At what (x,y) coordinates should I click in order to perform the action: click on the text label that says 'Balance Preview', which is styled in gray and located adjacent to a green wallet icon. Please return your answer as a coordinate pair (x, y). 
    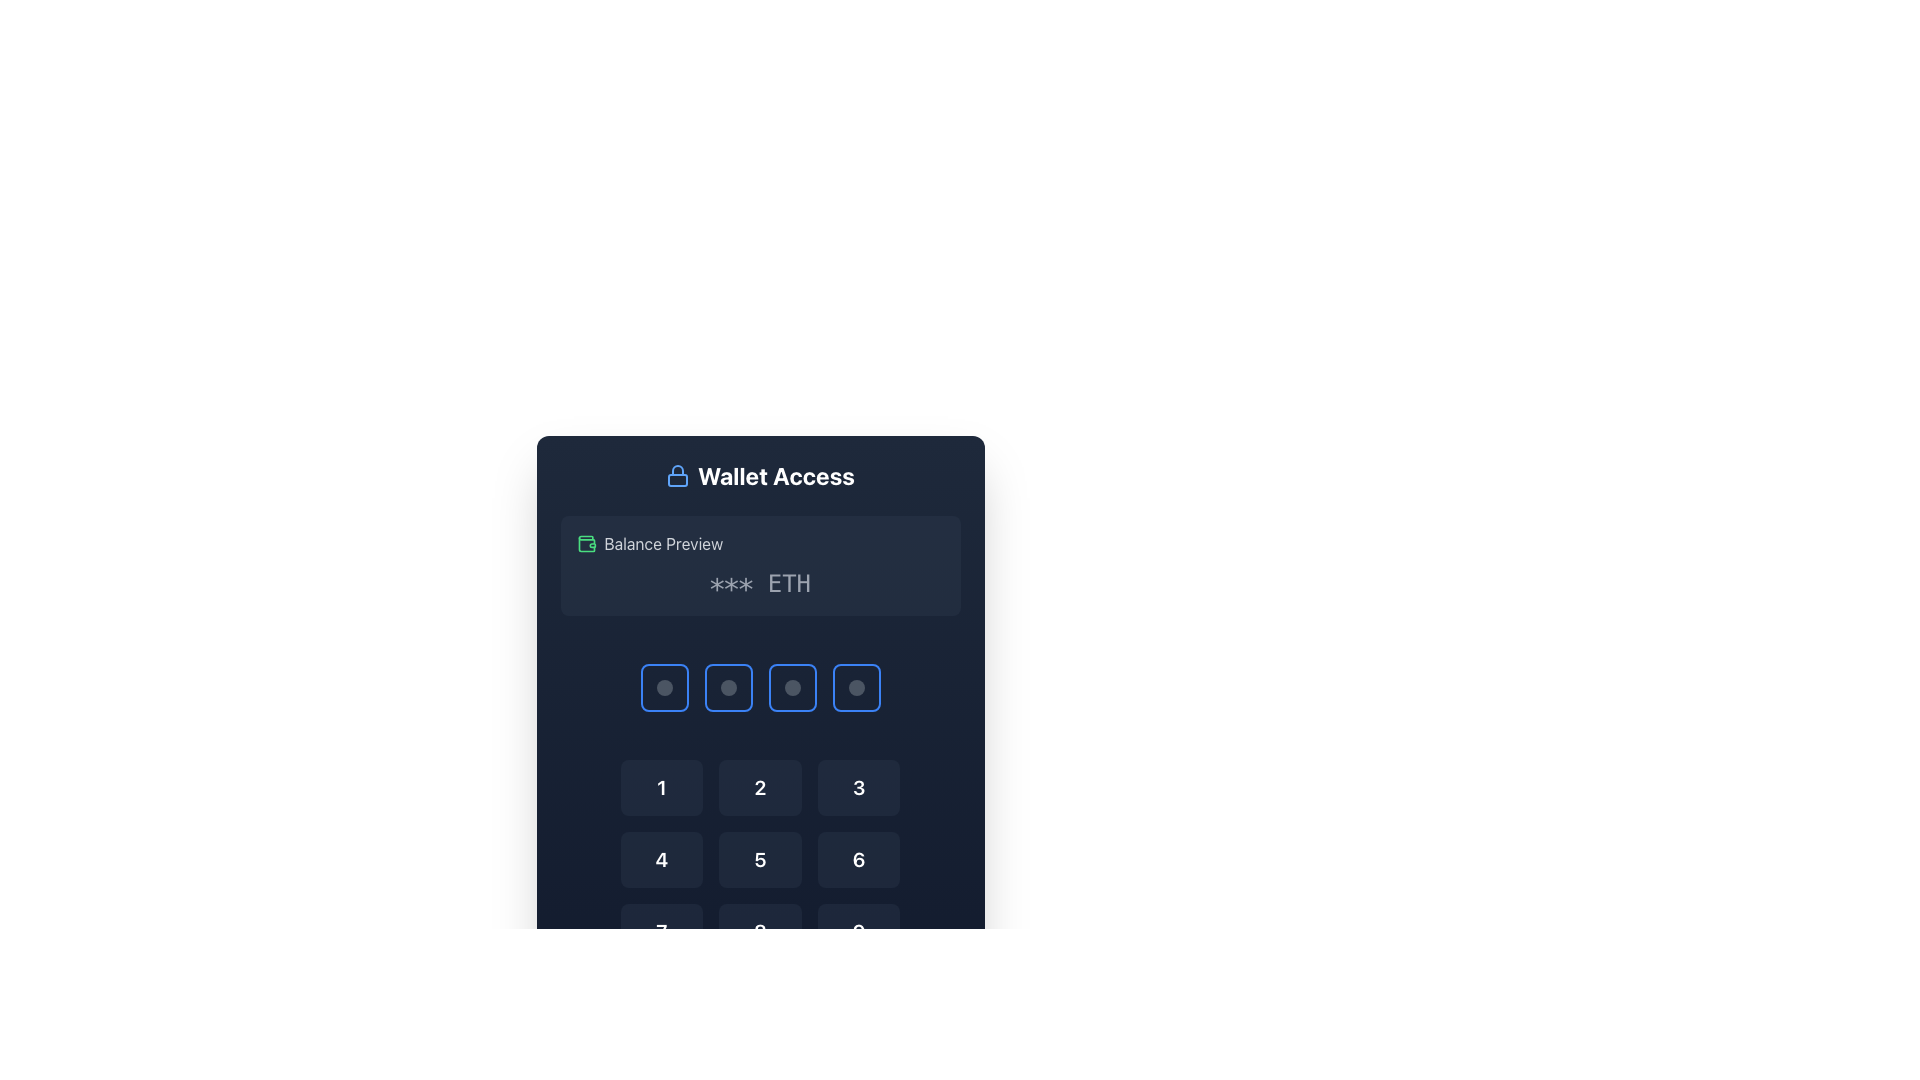
    Looking at the image, I should click on (663, 543).